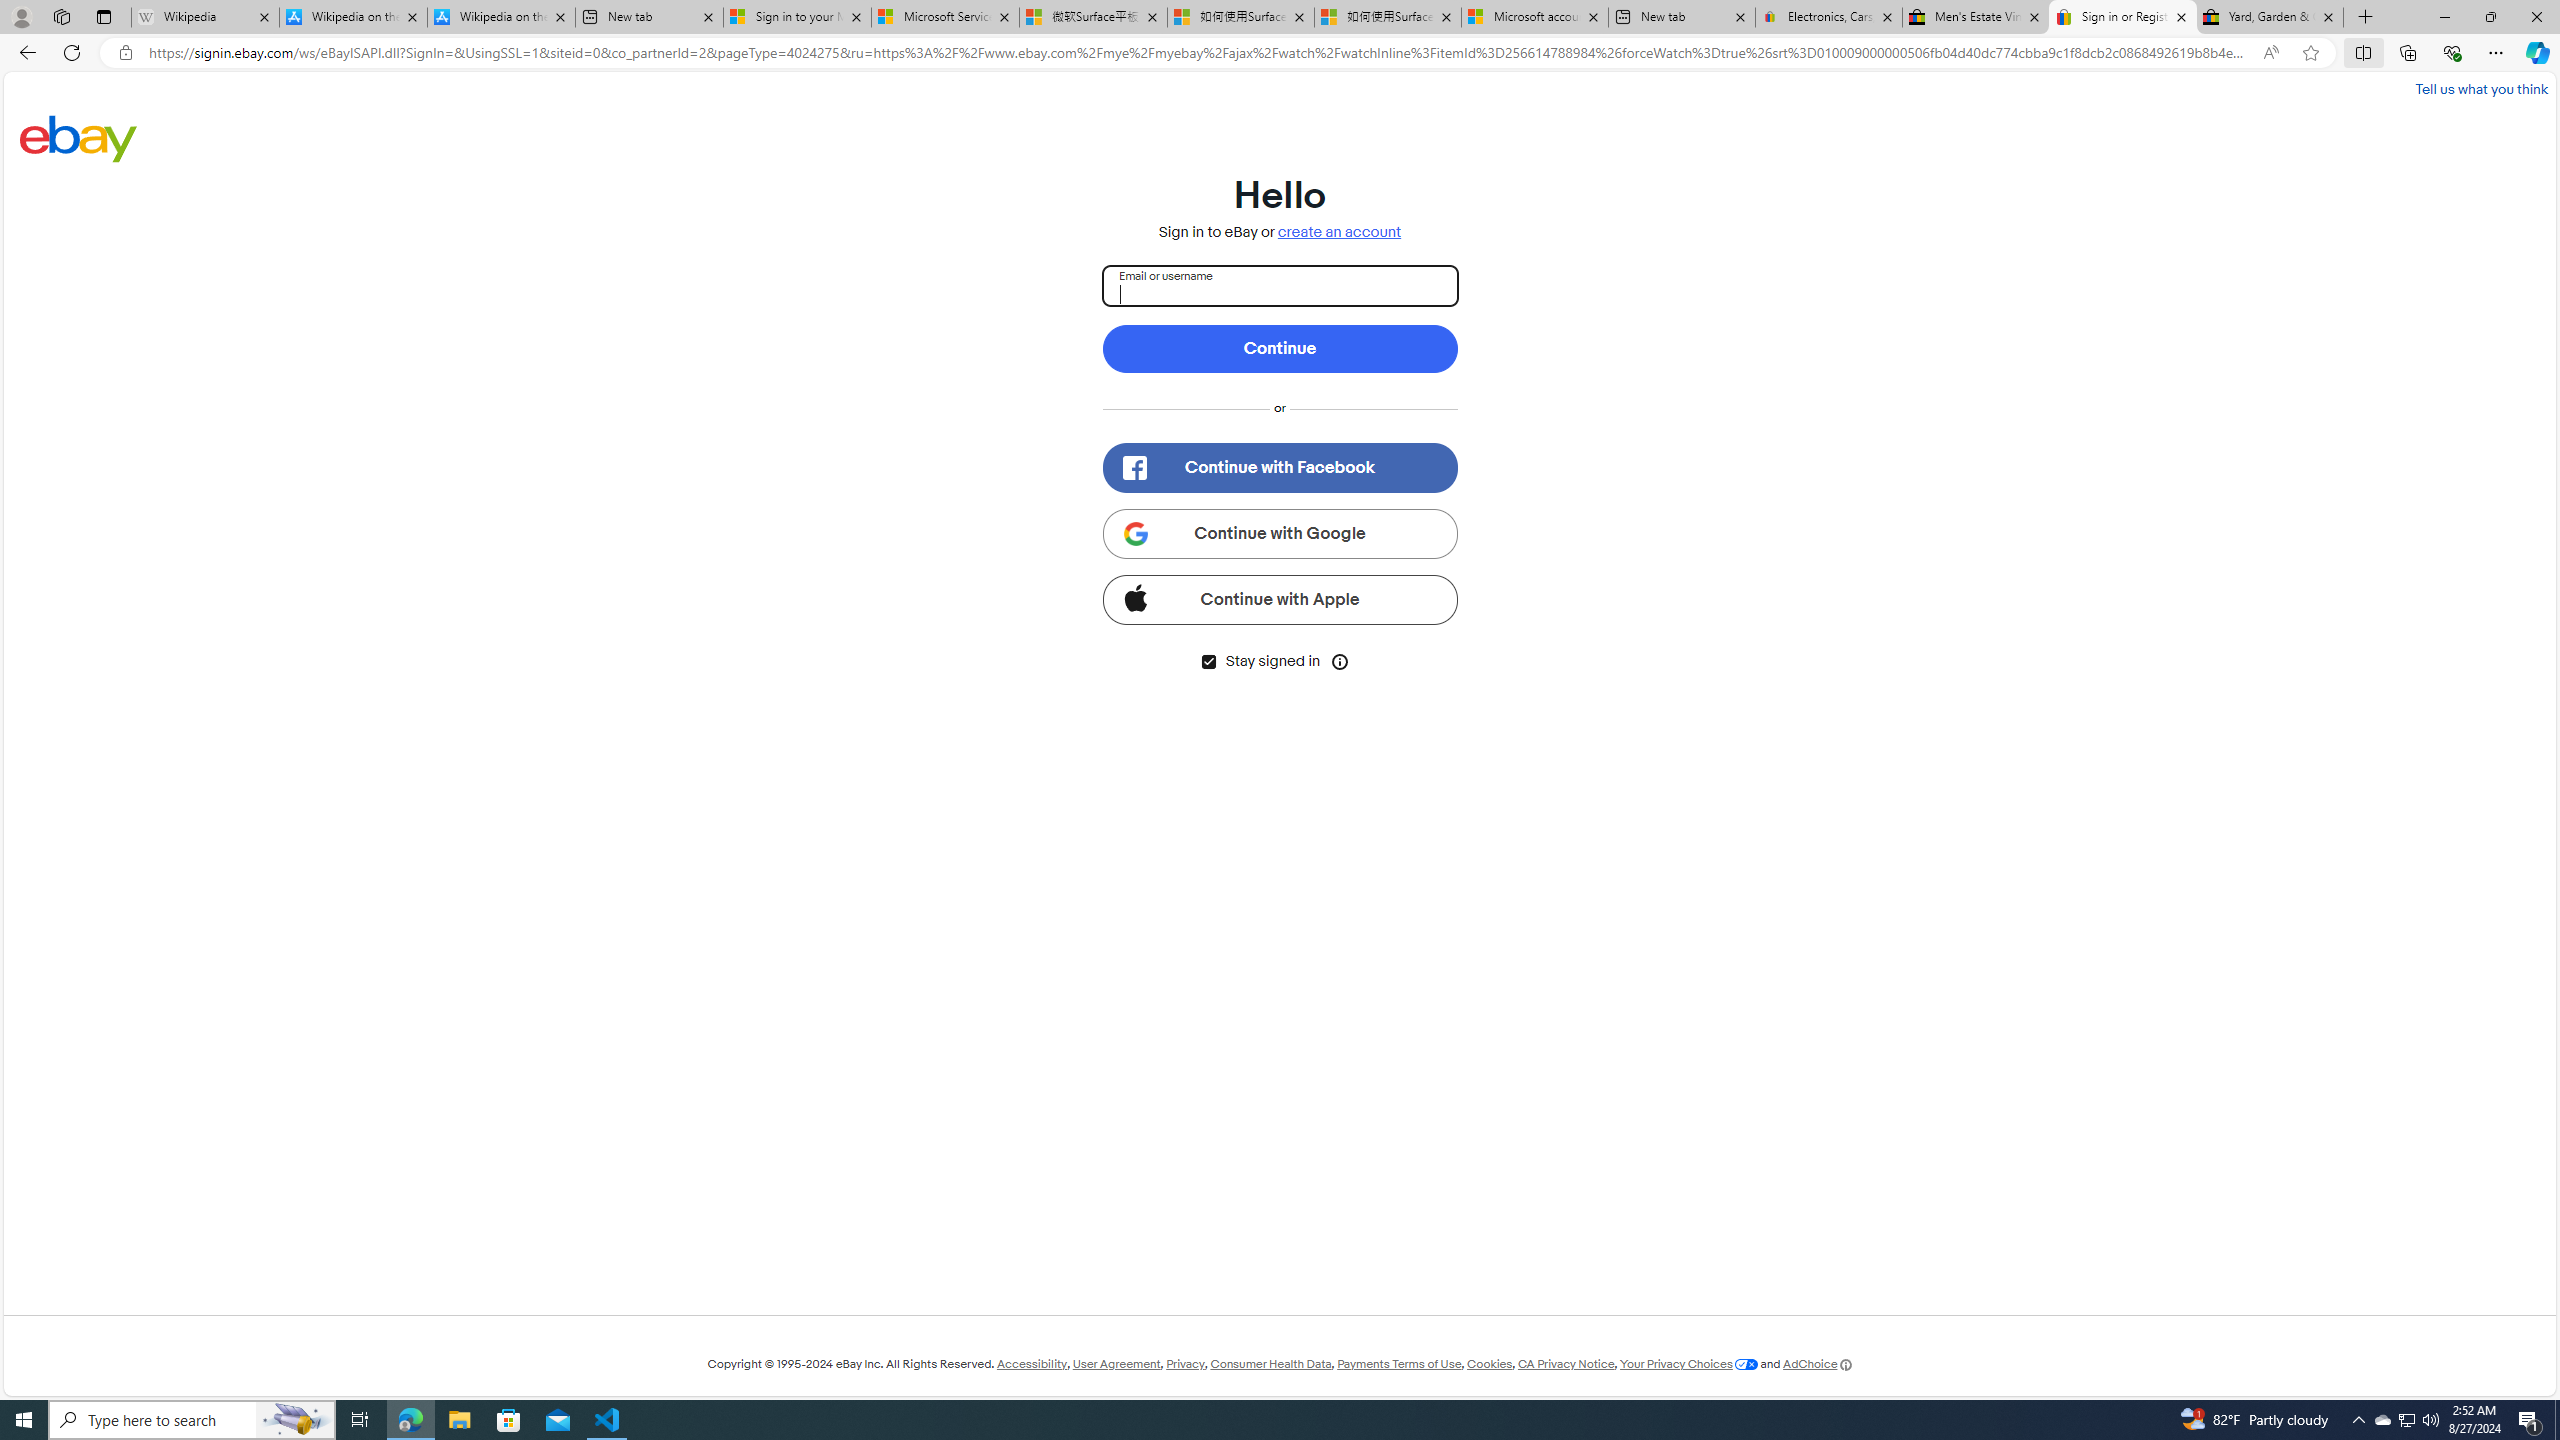 The image size is (2560, 1440). I want to click on 'CA Privacy Notice', so click(1565, 1363).